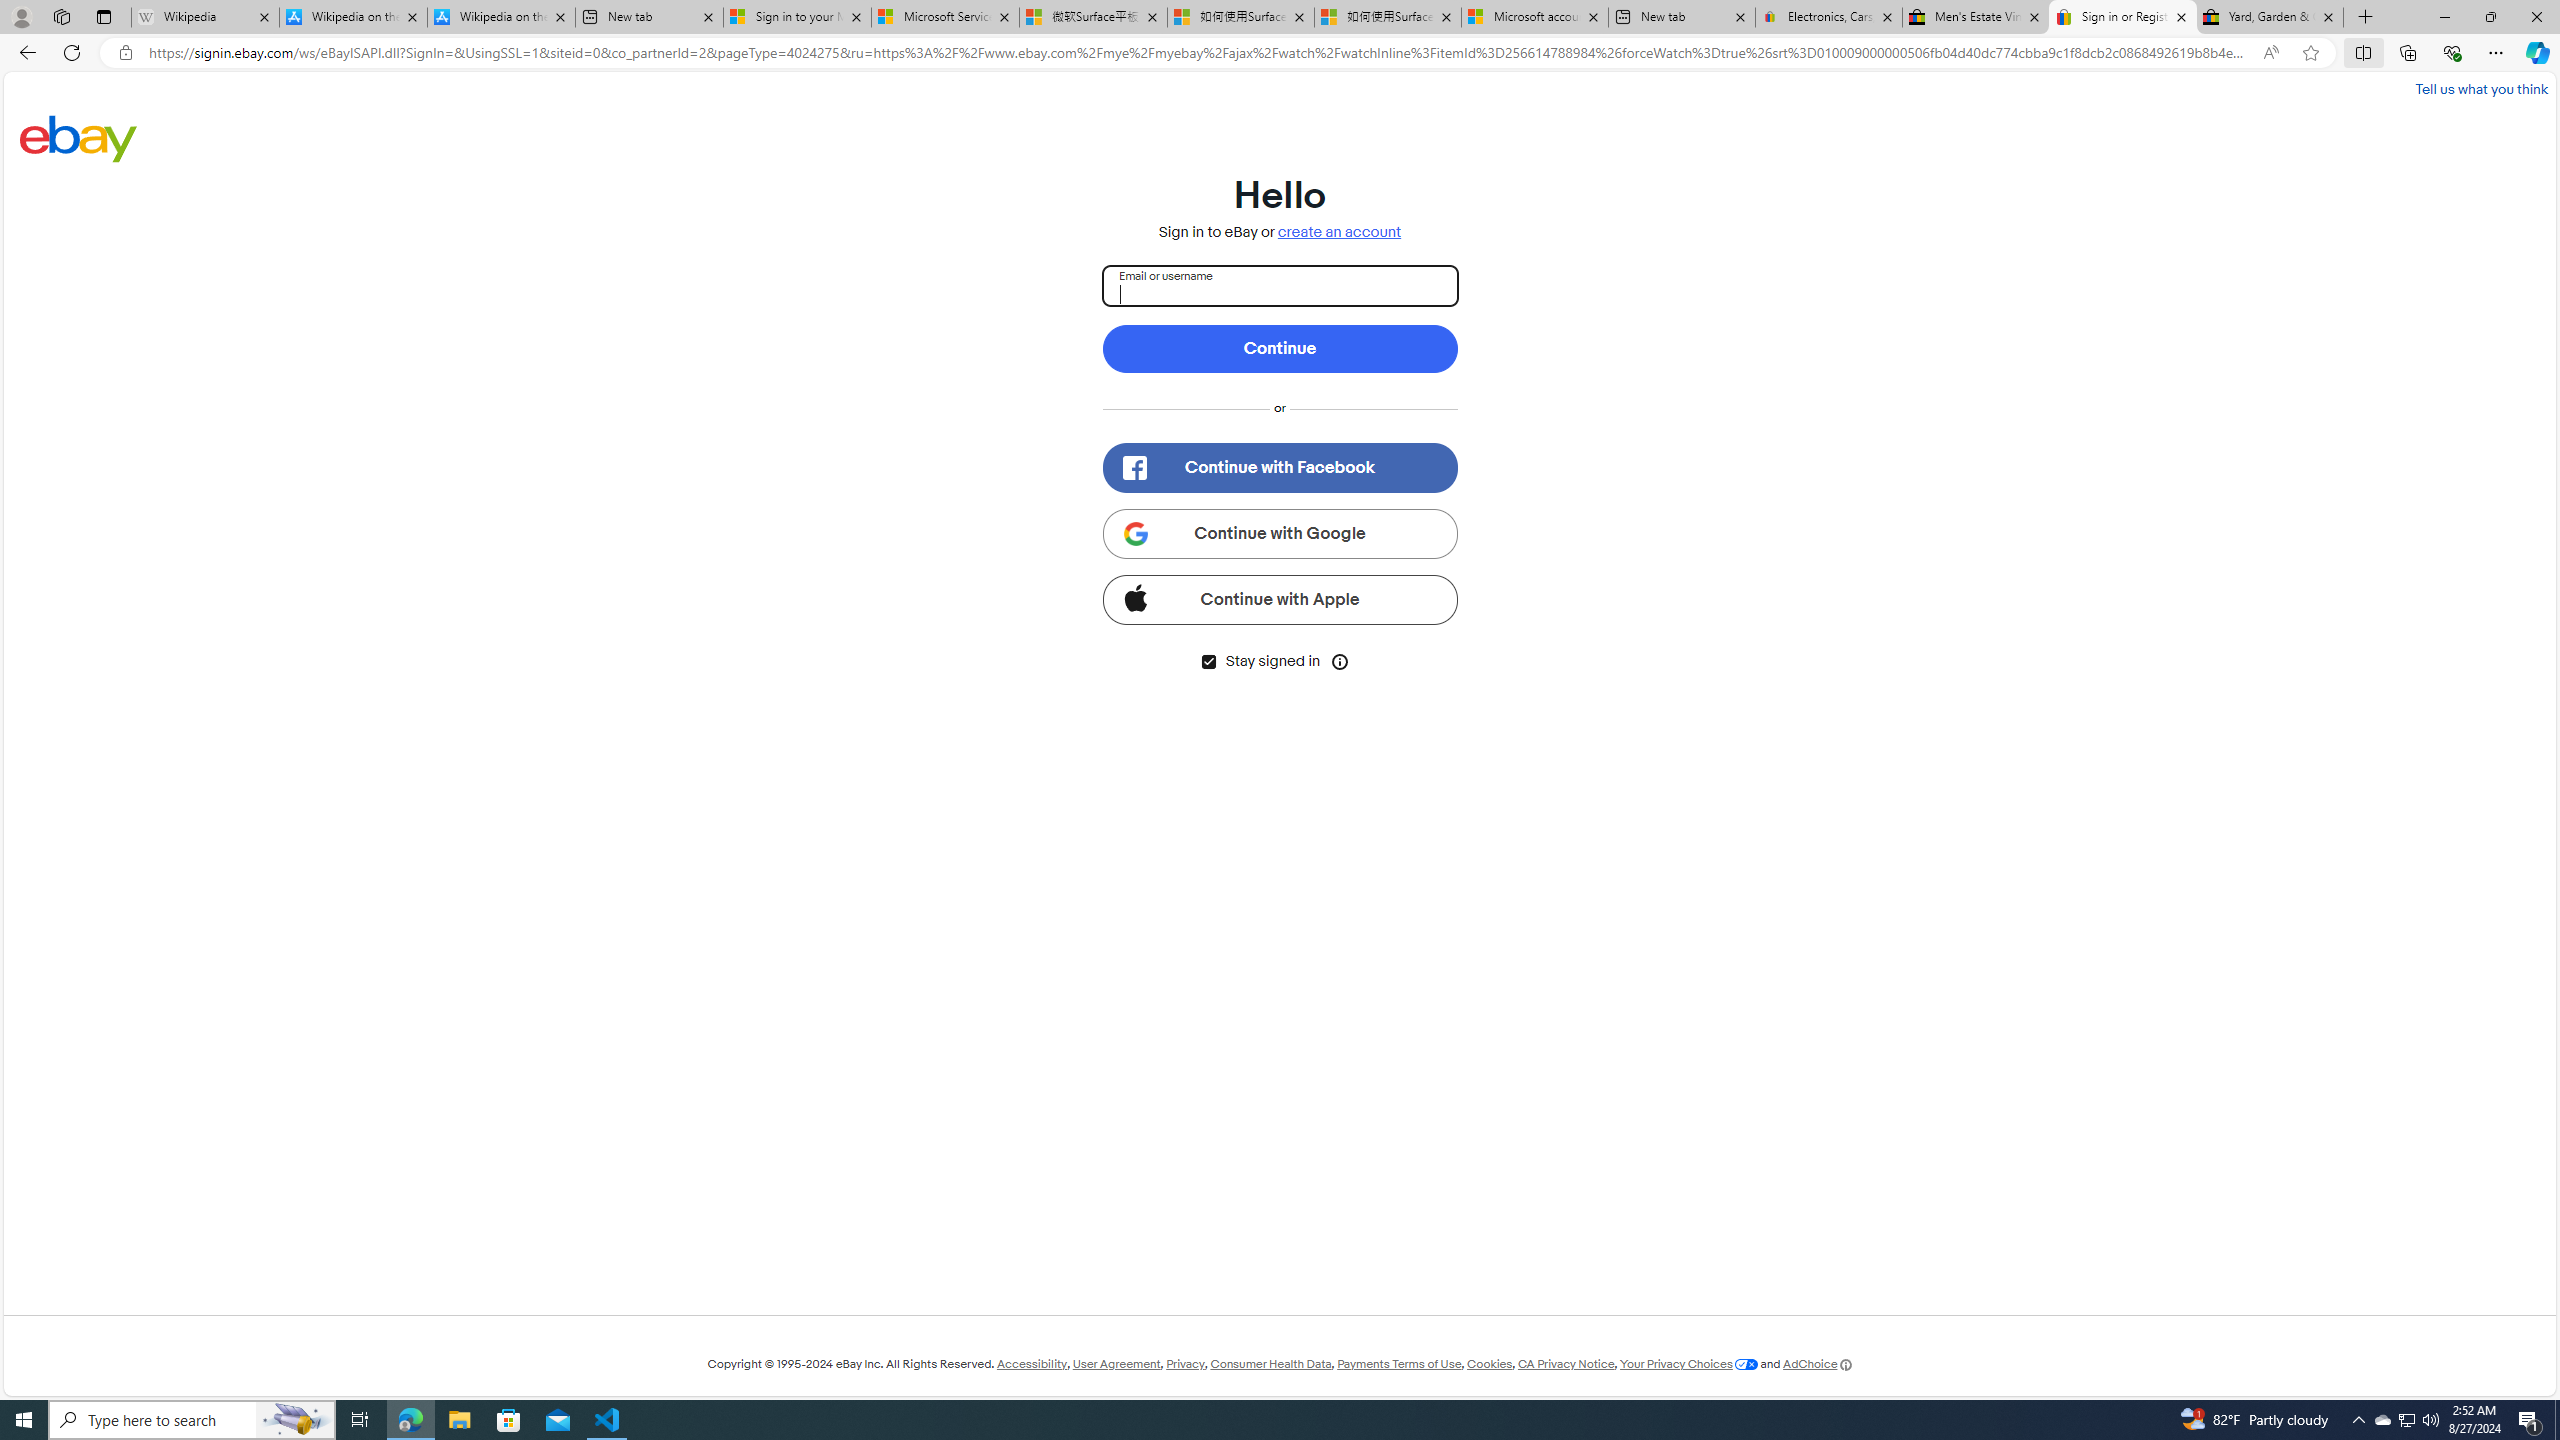 The image size is (2560, 1440). I want to click on 'CA Privacy Notice', so click(1565, 1363).